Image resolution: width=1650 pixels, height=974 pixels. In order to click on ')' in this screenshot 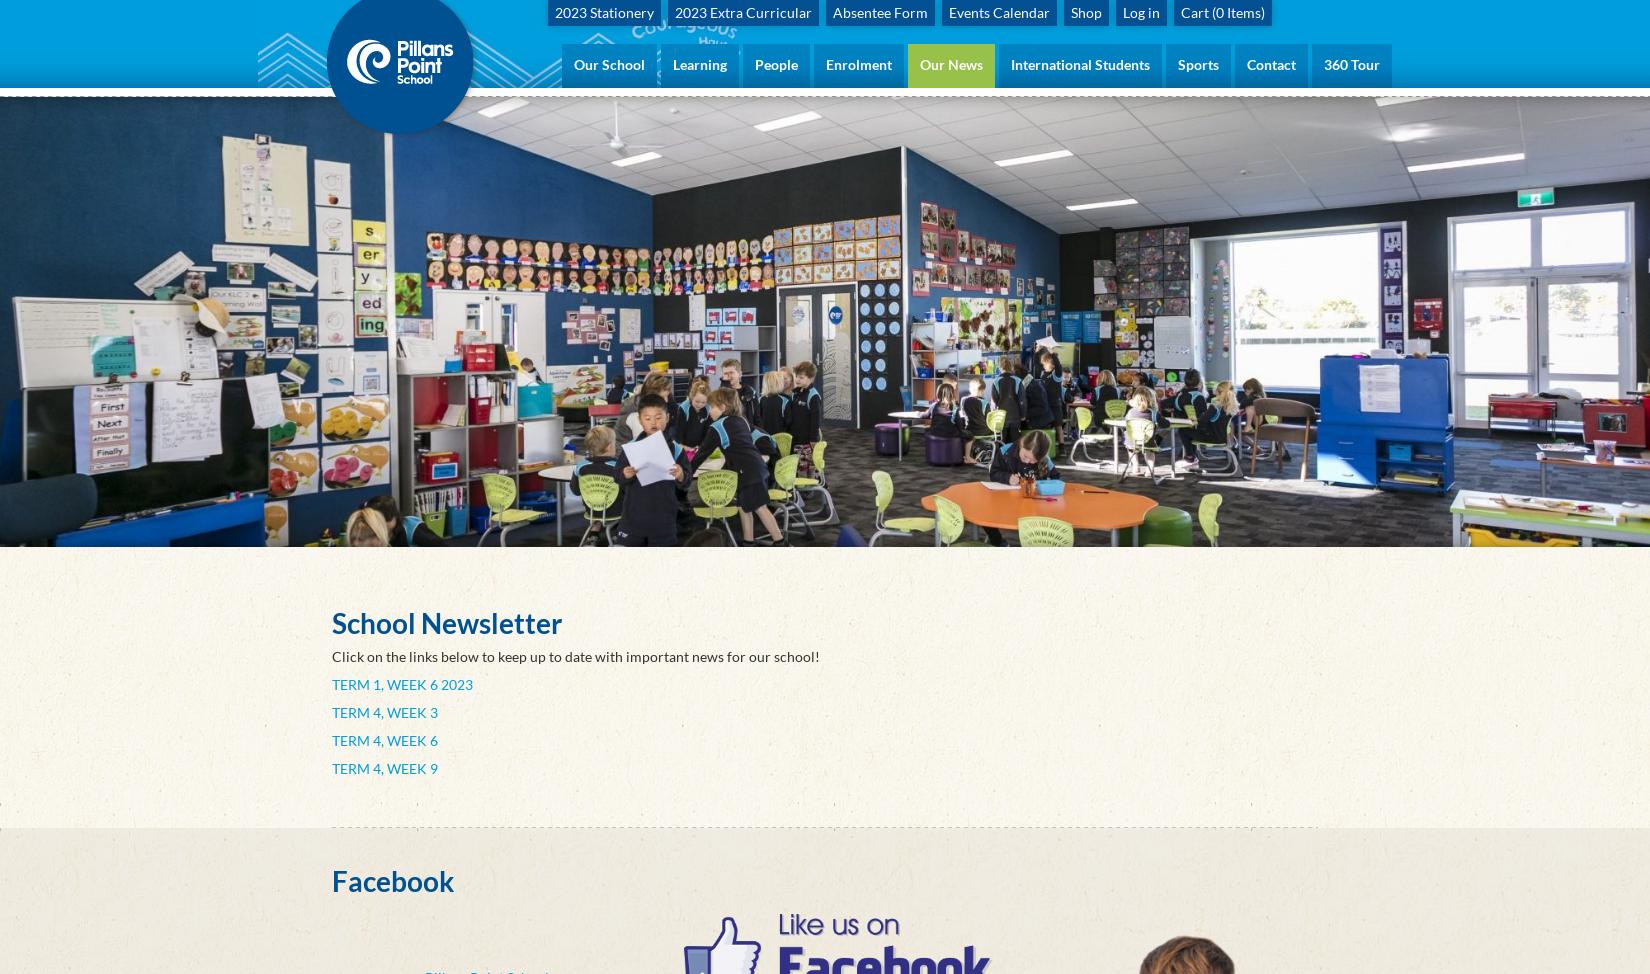, I will do `click(1259, 12)`.